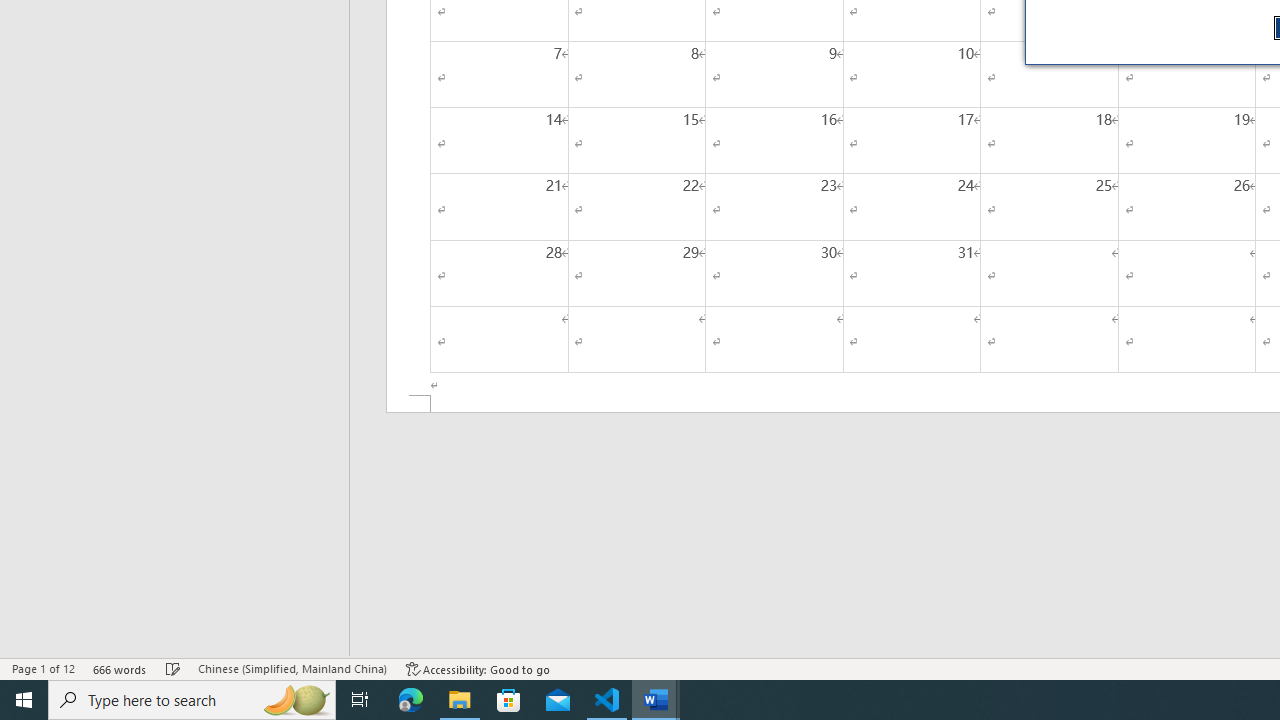 Image resolution: width=1280 pixels, height=720 pixels. Describe the element at coordinates (43, 669) in the screenshot. I see `'Page Number Page 1 of 12'` at that location.